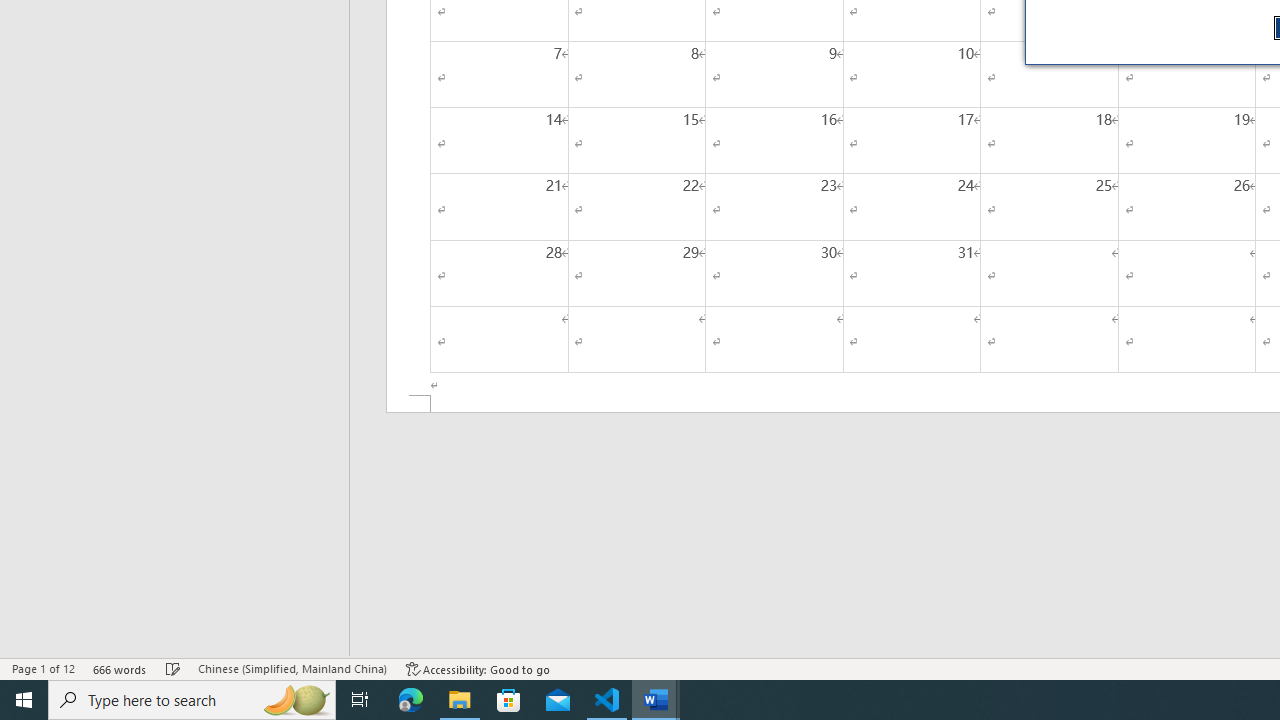 Image resolution: width=1280 pixels, height=720 pixels. Describe the element at coordinates (43, 669) in the screenshot. I see `'Page Number Page 1 of 12'` at that location.